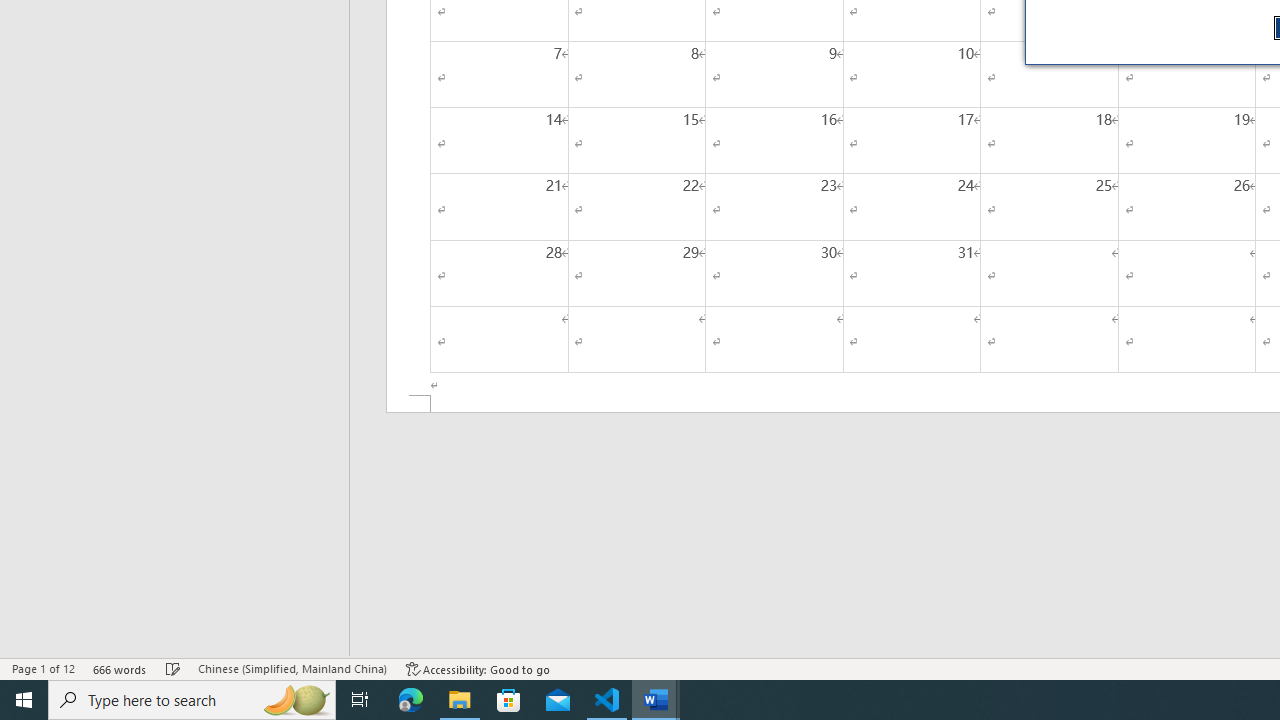 Image resolution: width=1280 pixels, height=720 pixels. Describe the element at coordinates (43, 669) in the screenshot. I see `'Page Number Page 1 of 12'` at that location.